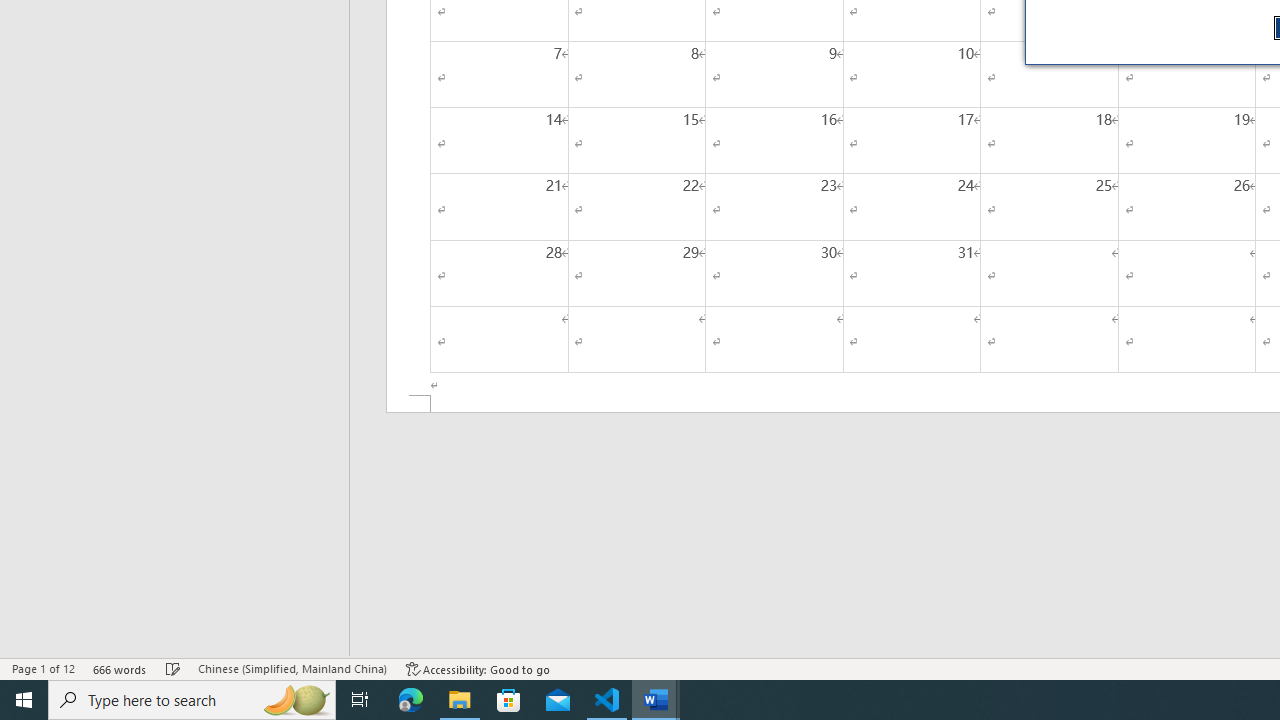 Image resolution: width=1280 pixels, height=720 pixels. Describe the element at coordinates (43, 669) in the screenshot. I see `'Page Number Page 1 of 12'` at that location.